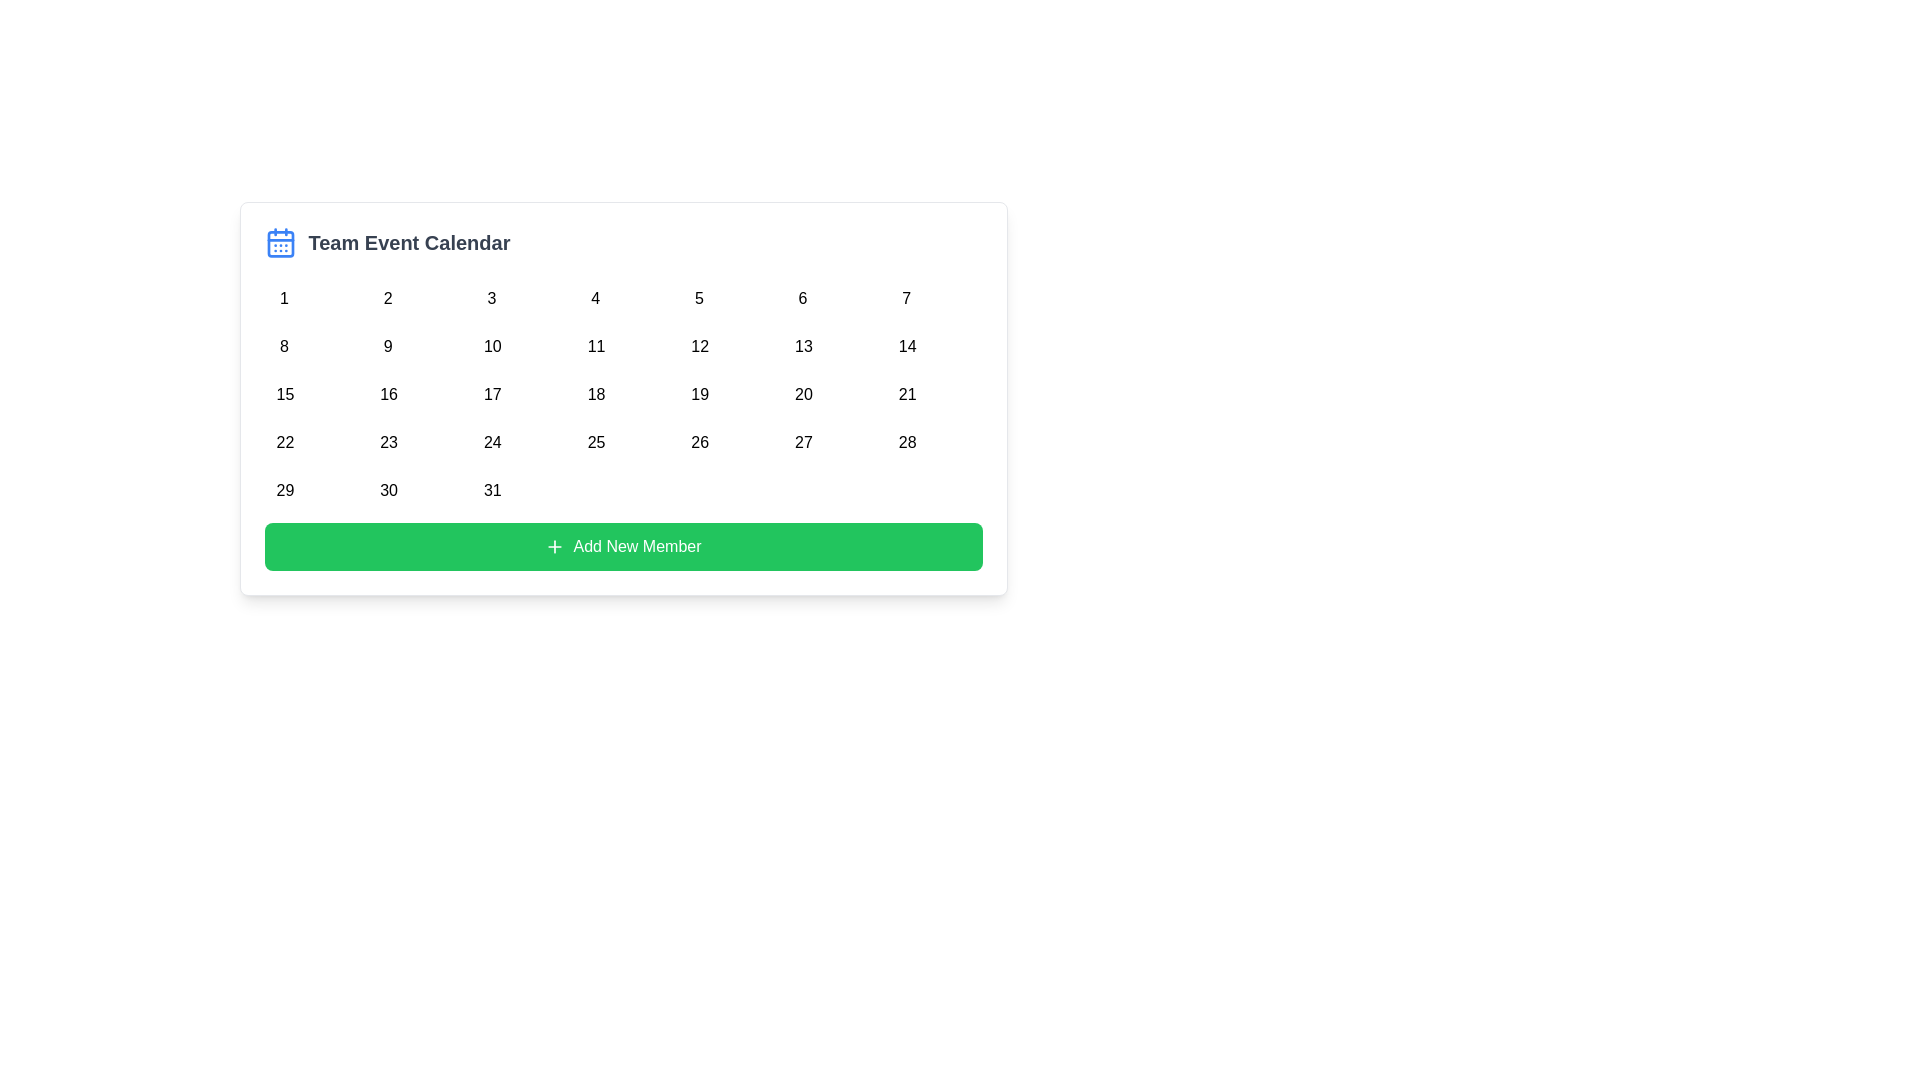  Describe the element at coordinates (279, 242) in the screenshot. I see `the decorative icon located at the top-left corner of the 'Team Event Calendar' panel, which signifies the nature of the panel and may hint at interactive components` at that location.